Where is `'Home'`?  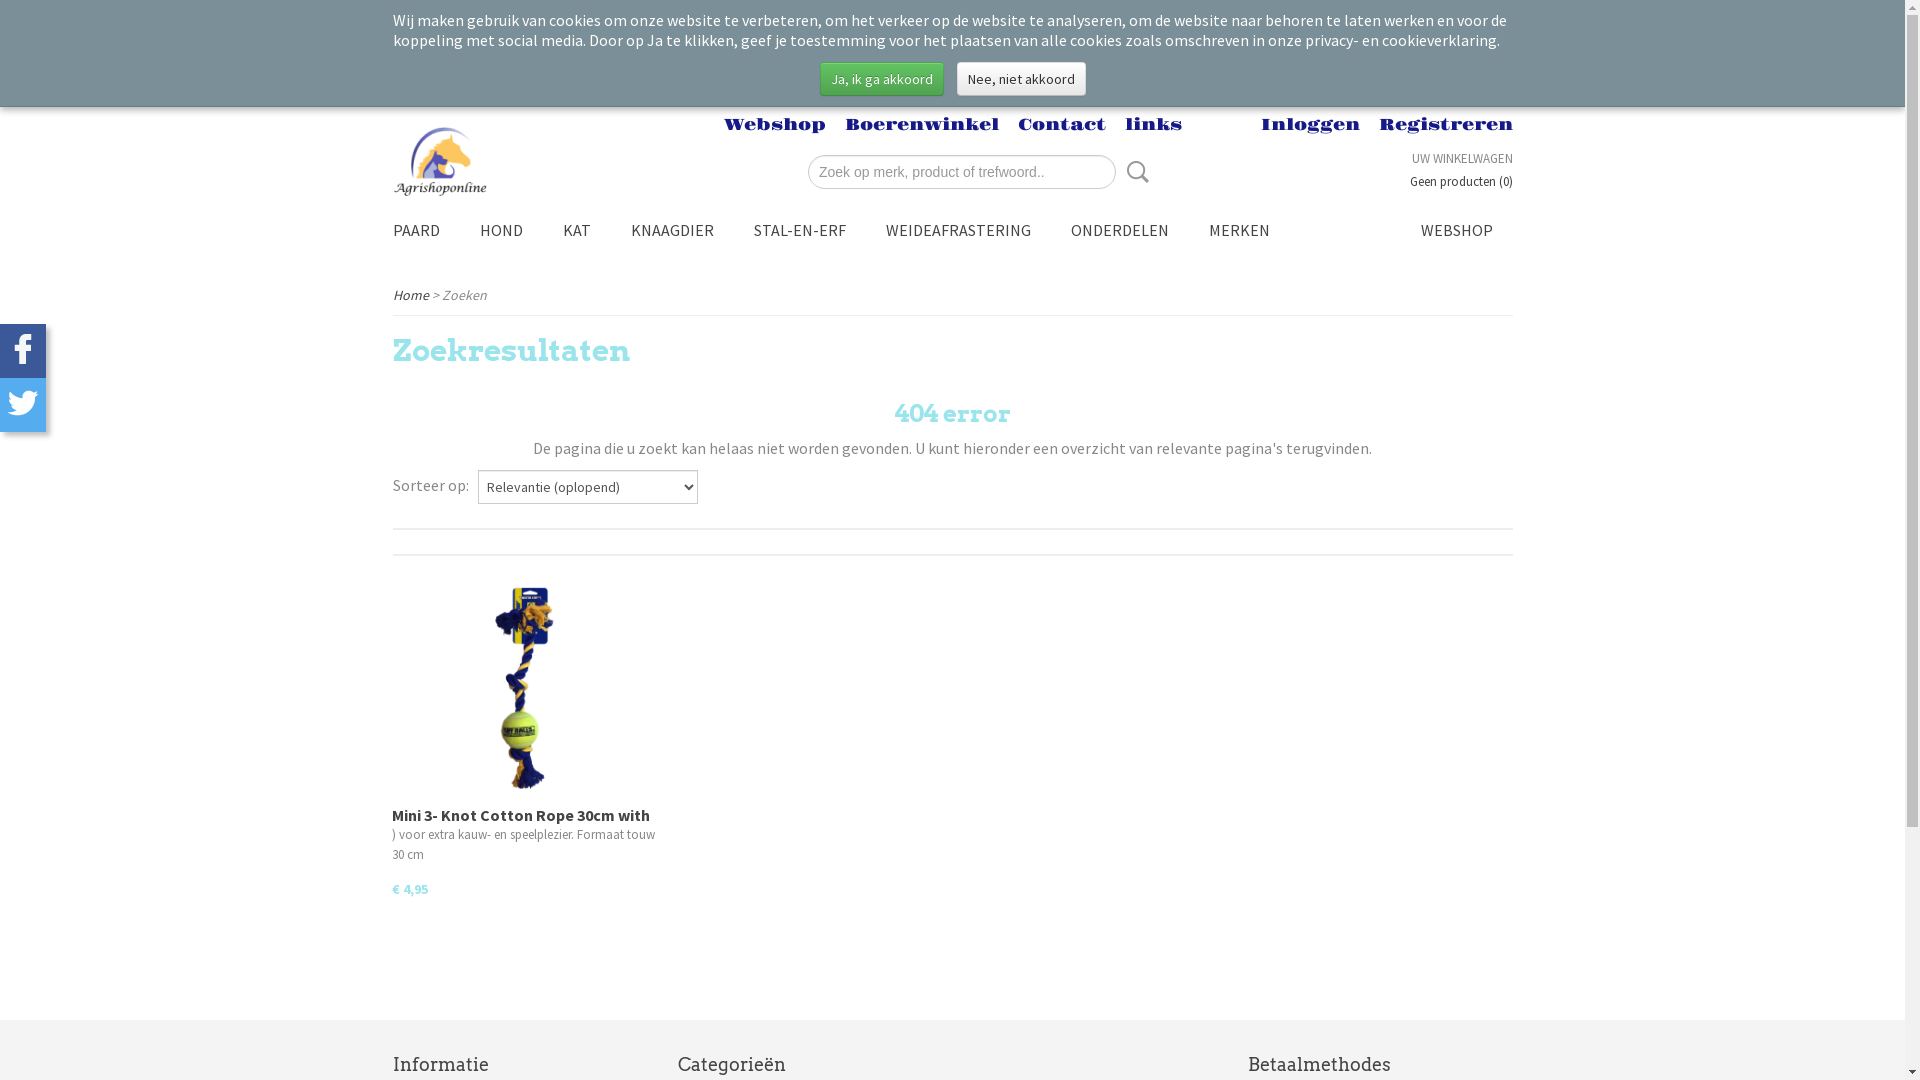
'Home' is located at coordinates (408, 294).